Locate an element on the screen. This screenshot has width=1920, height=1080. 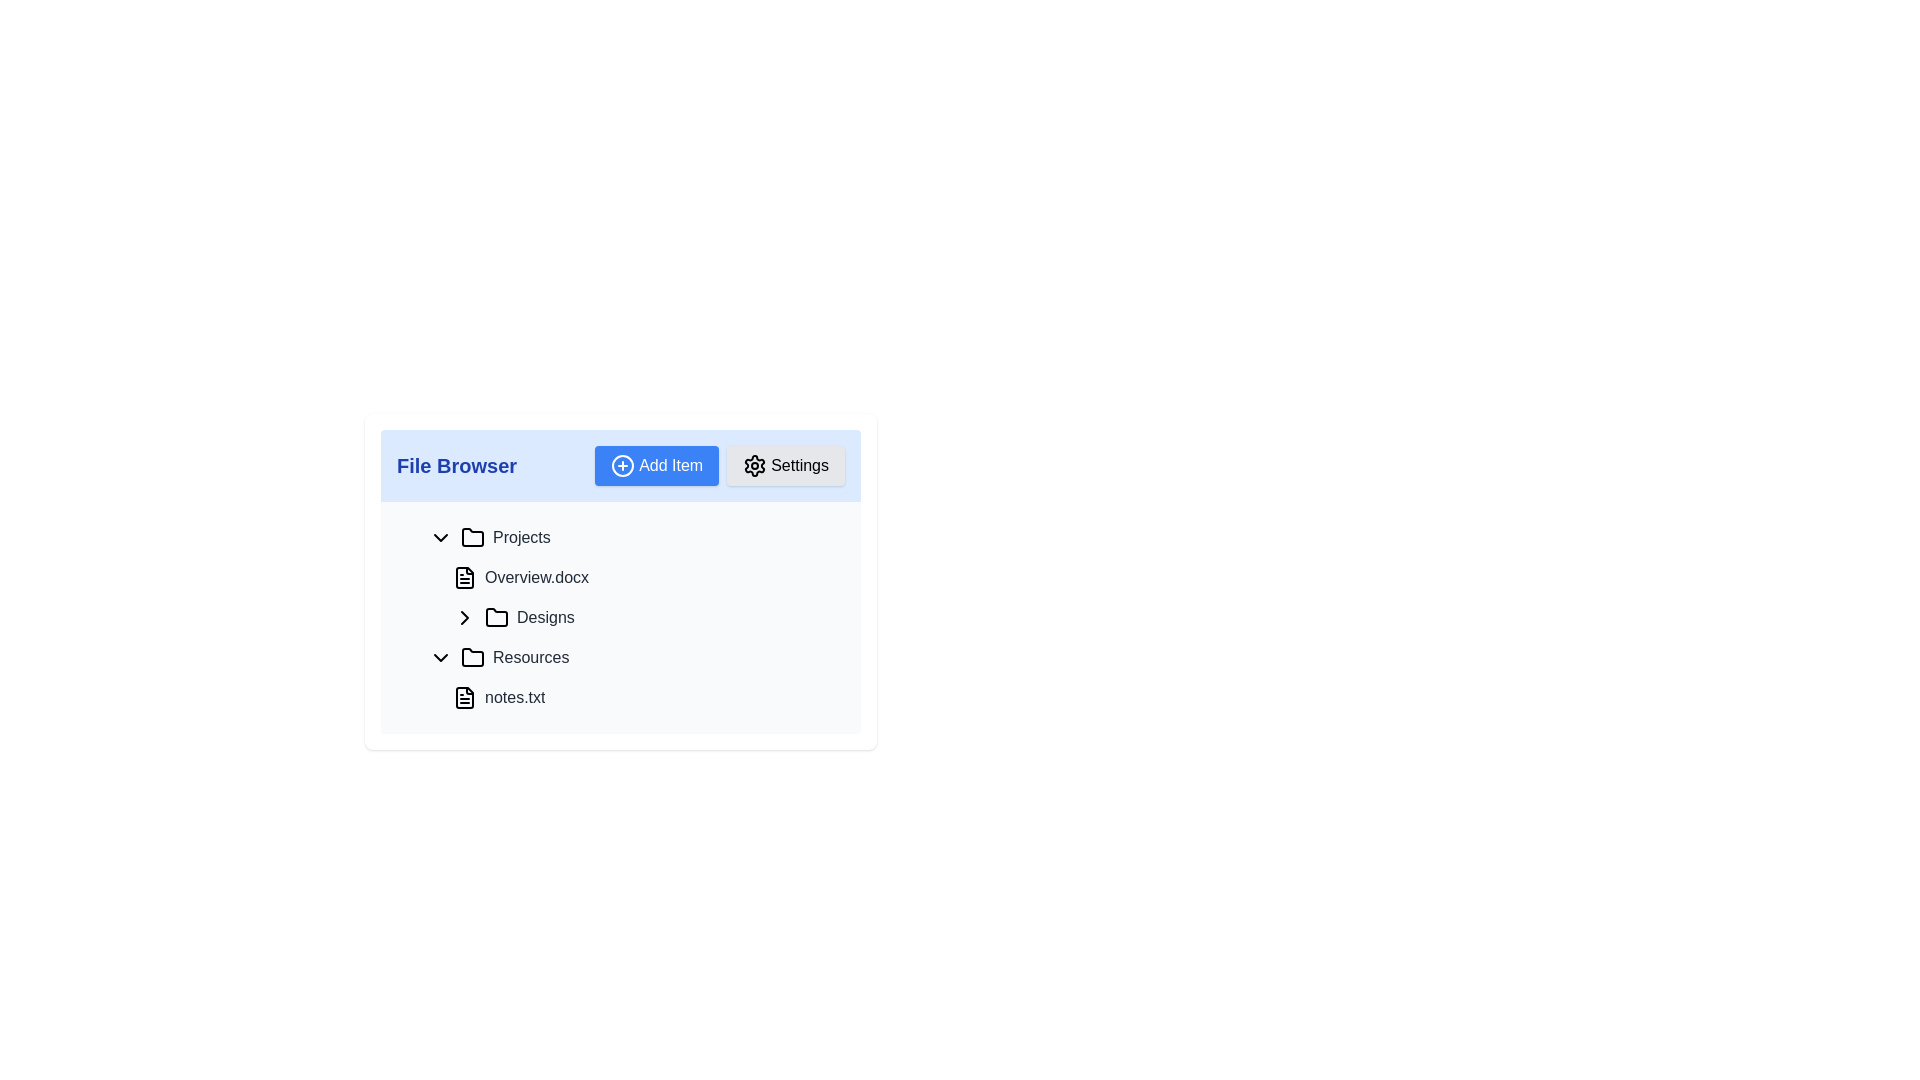
the button located at the top-right section of the interface under the 'File Browser' label, which is the first button from the left next to the 'Settings' button is located at coordinates (657, 466).